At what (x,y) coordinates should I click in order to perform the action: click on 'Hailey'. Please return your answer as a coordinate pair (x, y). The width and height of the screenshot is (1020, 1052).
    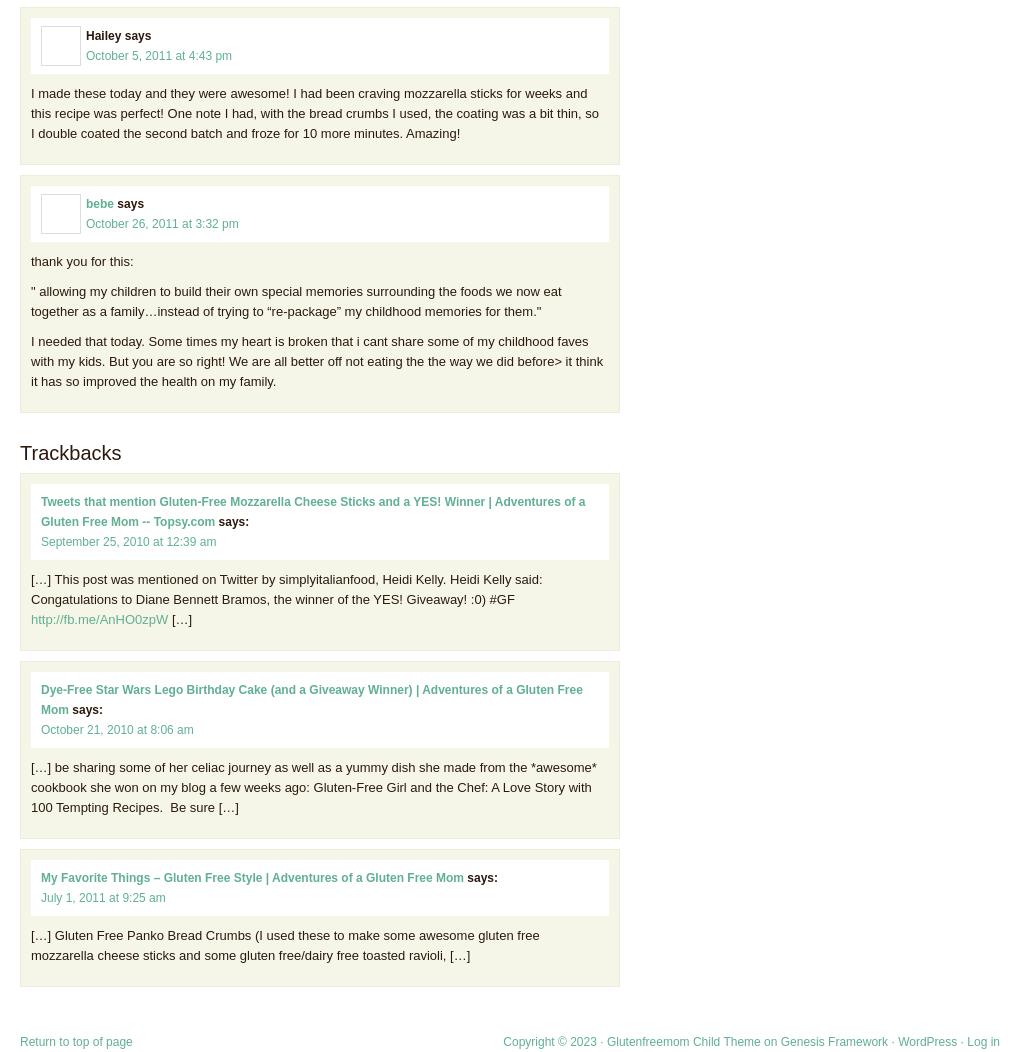
    Looking at the image, I should click on (102, 35).